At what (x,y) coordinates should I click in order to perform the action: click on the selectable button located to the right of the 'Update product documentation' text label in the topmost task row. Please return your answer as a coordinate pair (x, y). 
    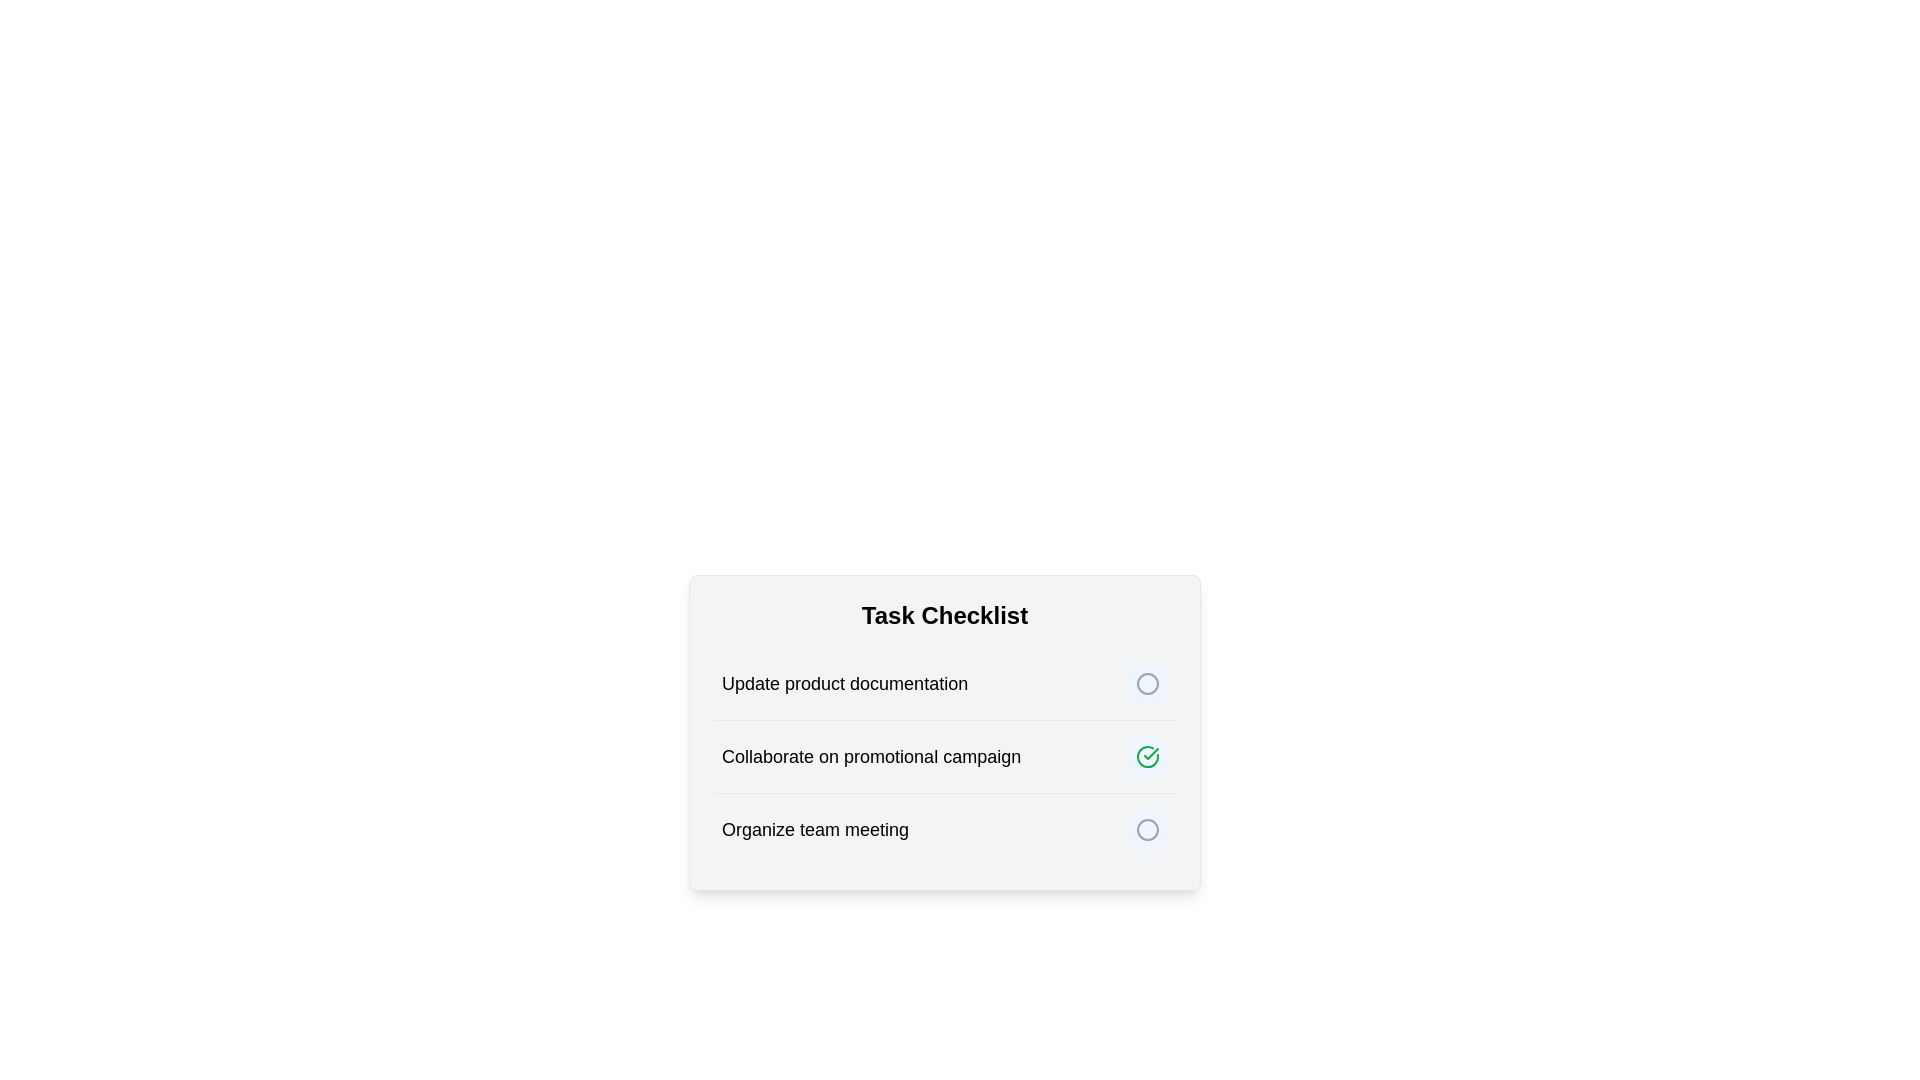
    Looking at the image, I should click on (1147, 682).